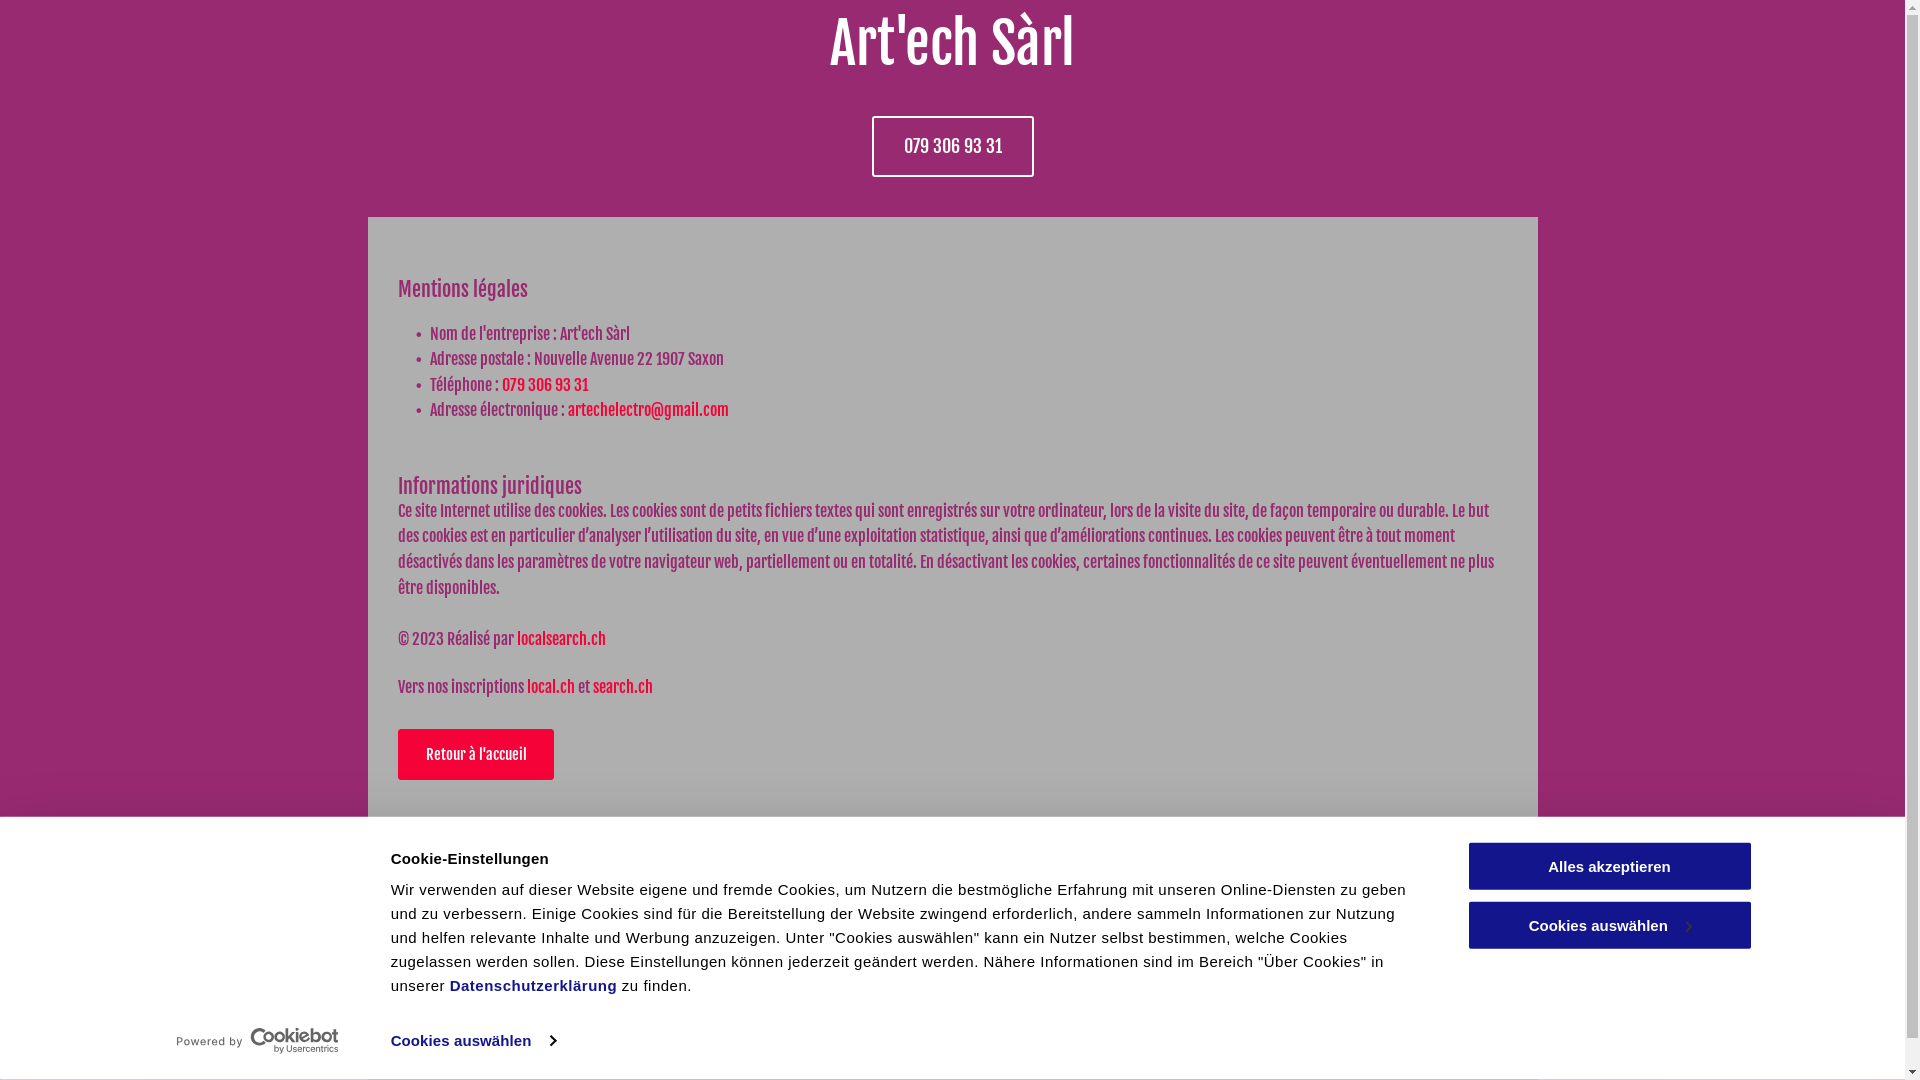  I want to click on 'artechelectro@gmail.com', so click(648, 408).